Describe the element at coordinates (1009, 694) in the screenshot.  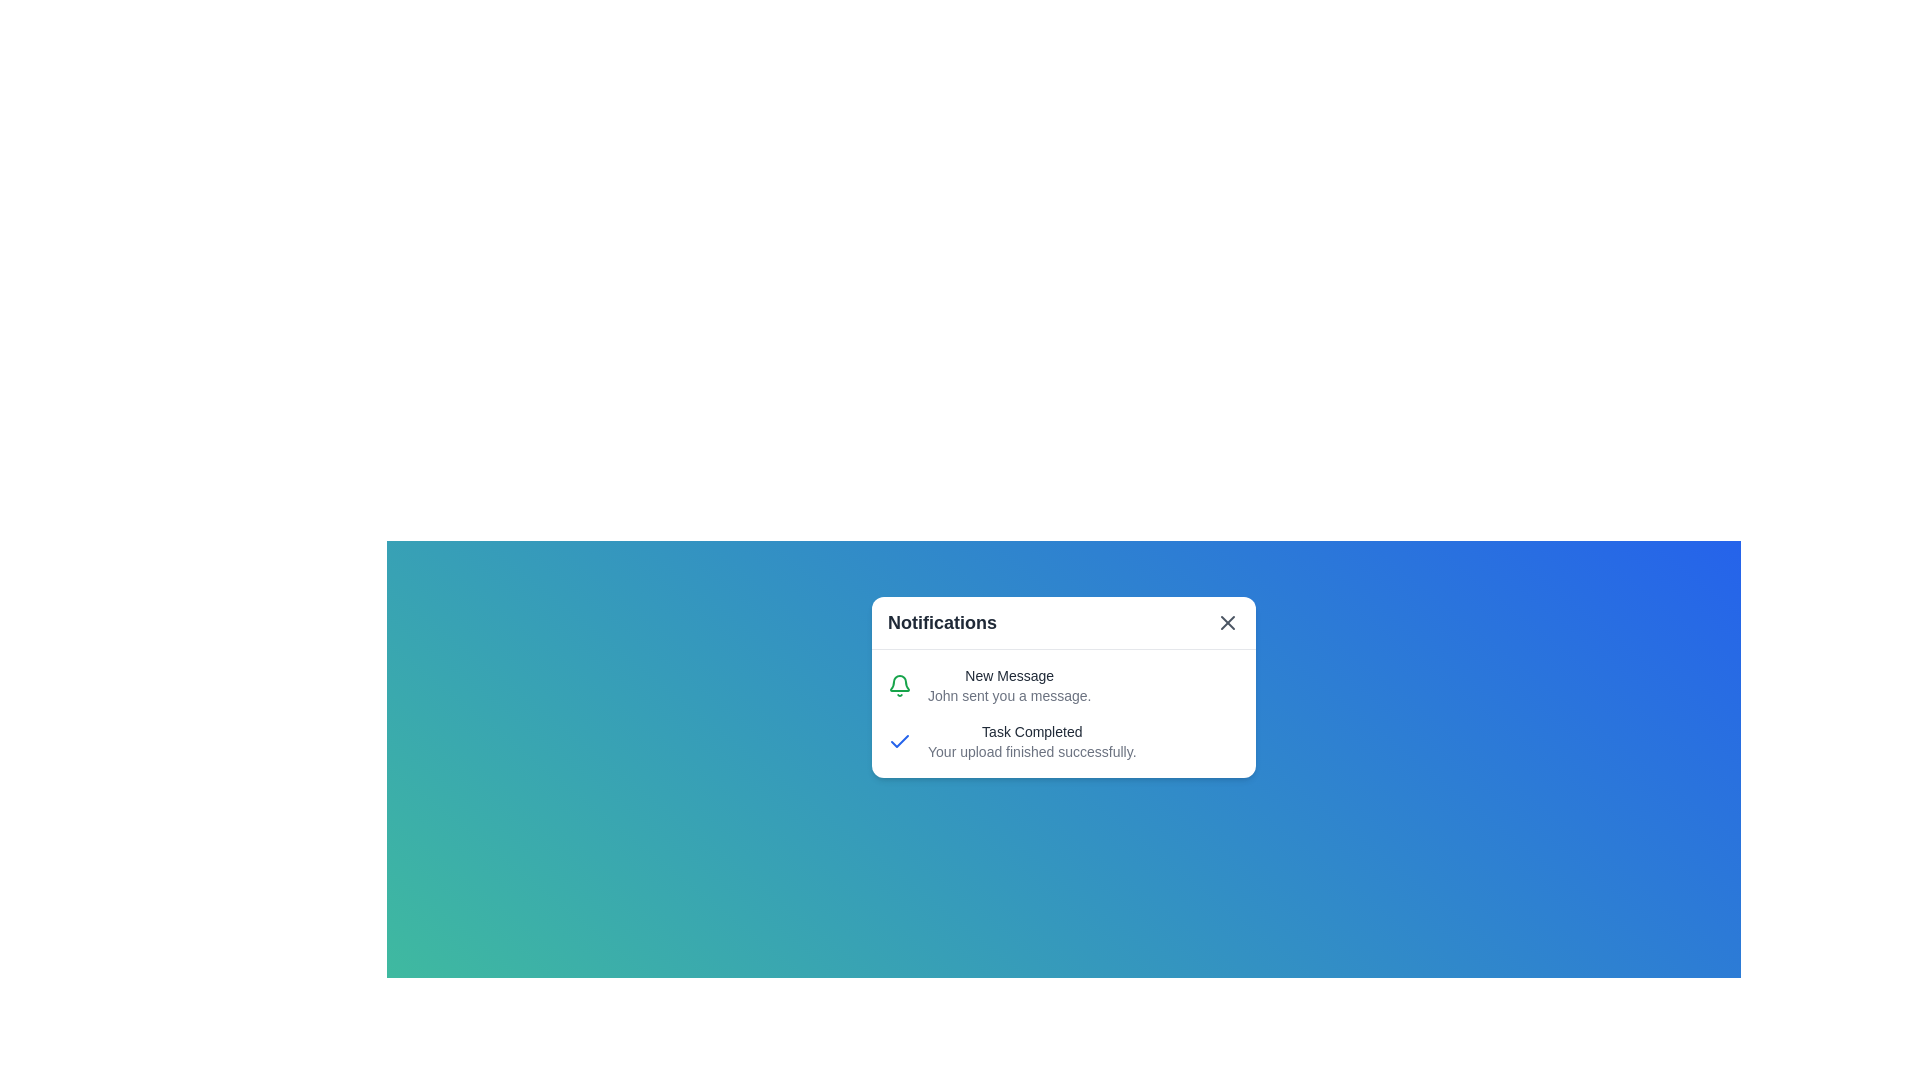
I see `message content displayed as 'John sent you a message.' in gray font, located in the bottom part of the notification card beneath 'New Message'` at that location.